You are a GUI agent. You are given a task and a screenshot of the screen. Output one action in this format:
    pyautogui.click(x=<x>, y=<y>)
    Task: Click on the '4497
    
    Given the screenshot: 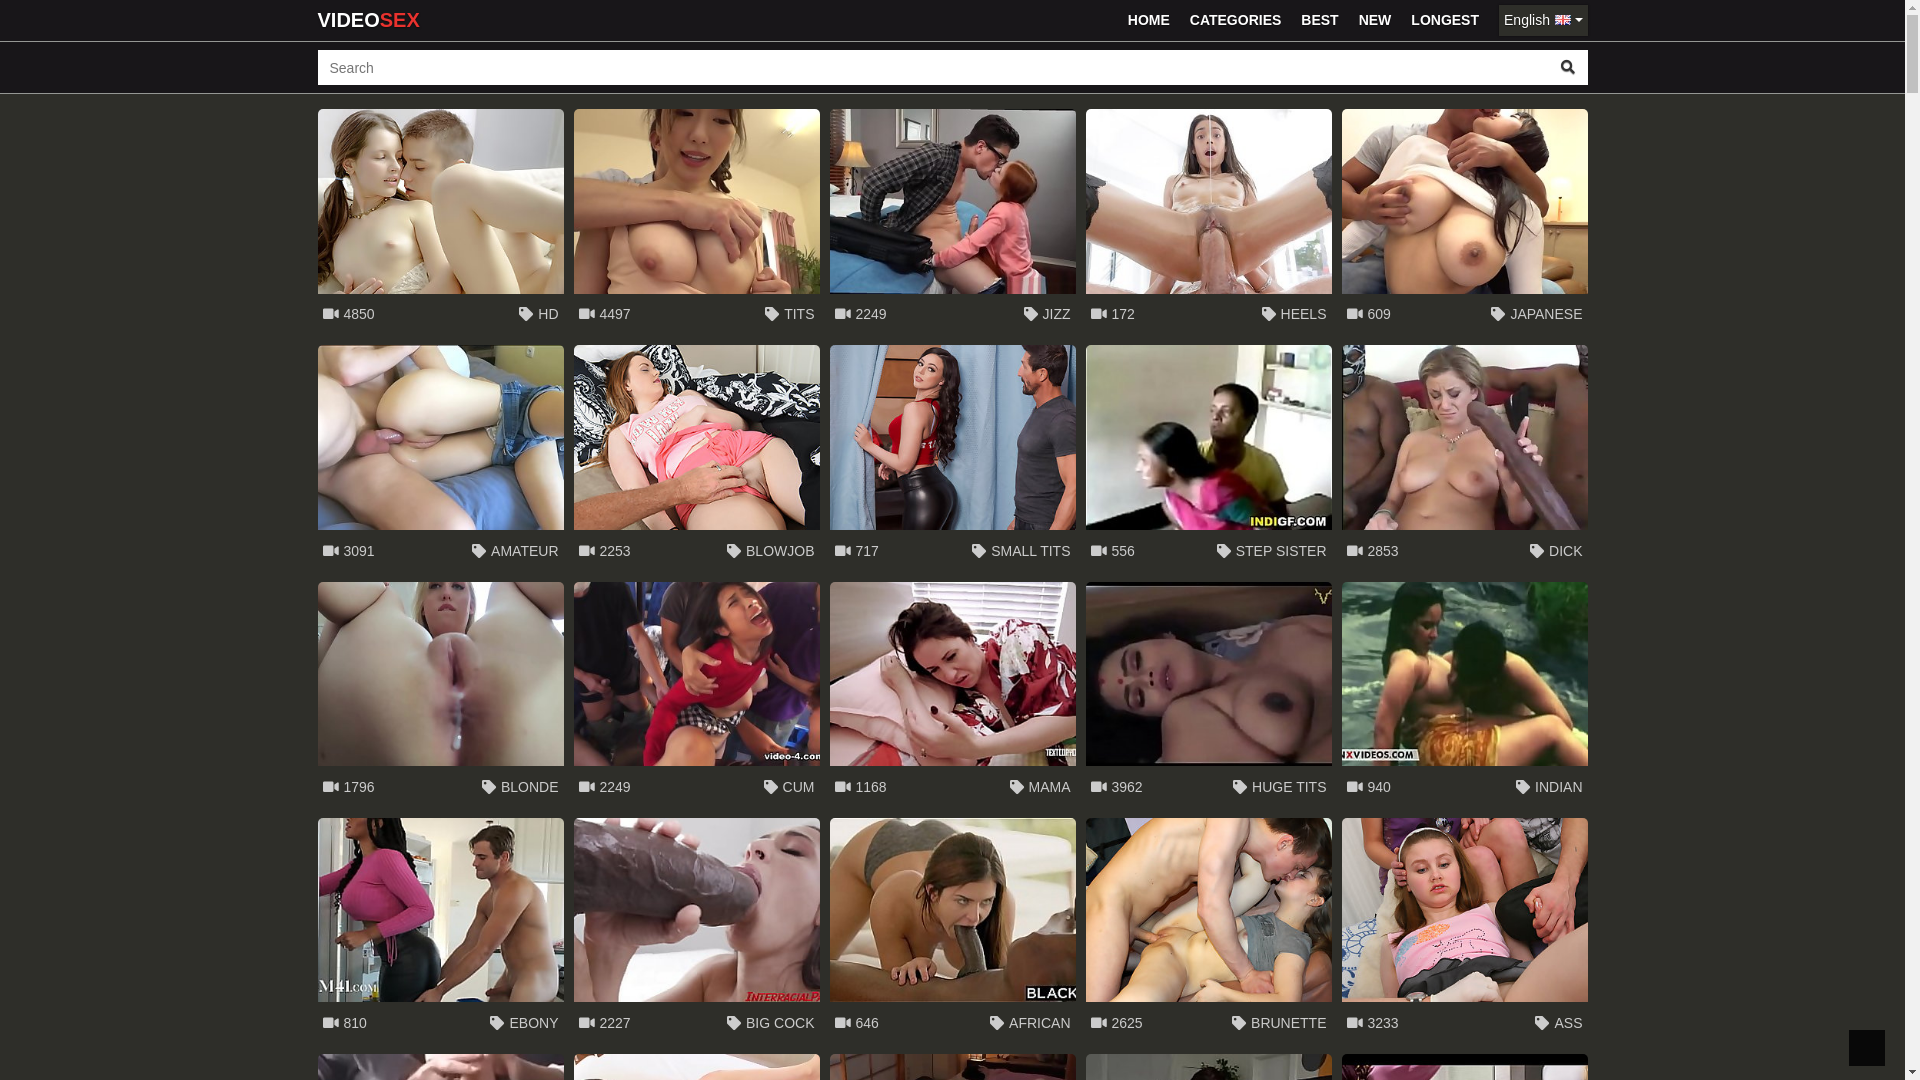 What is the action you would take?
    pyautogui.click(x=573, y=222)
    